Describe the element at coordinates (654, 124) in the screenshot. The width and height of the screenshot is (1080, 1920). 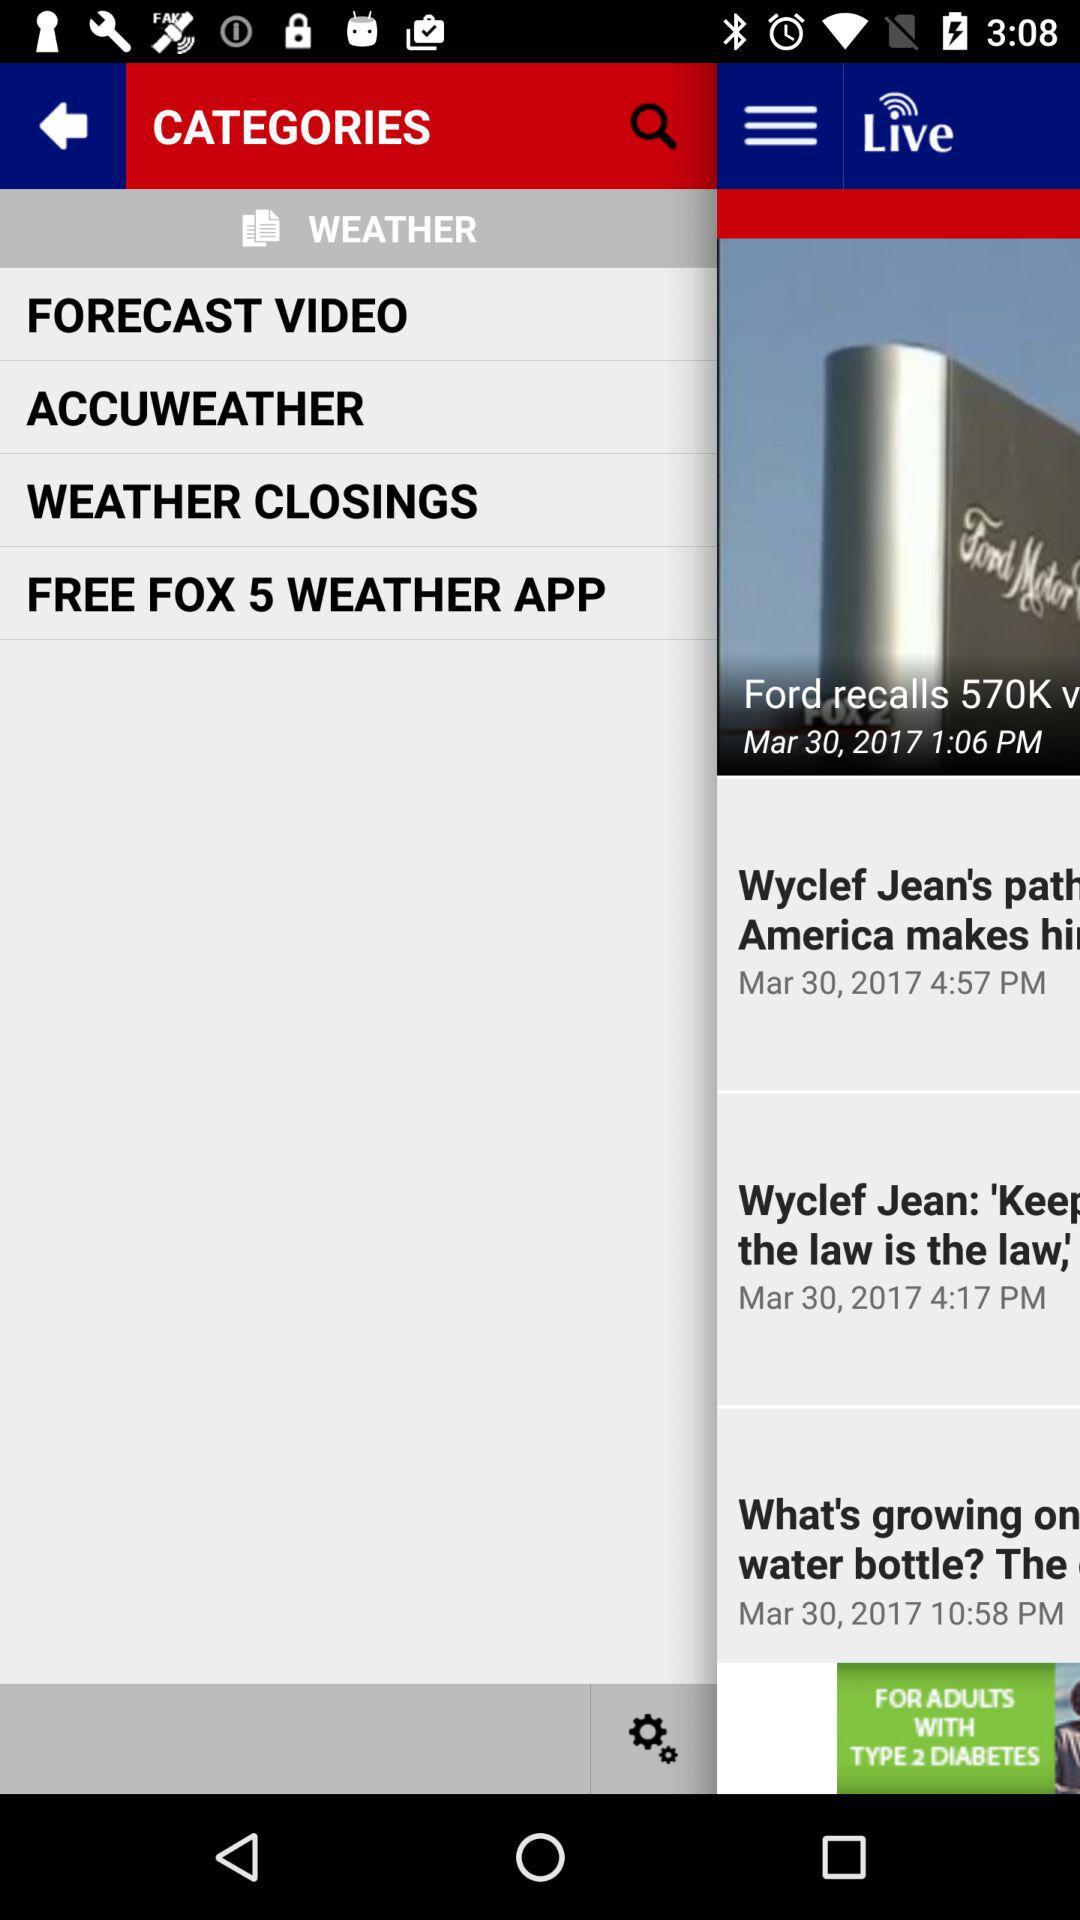
I see `search section` at that location.